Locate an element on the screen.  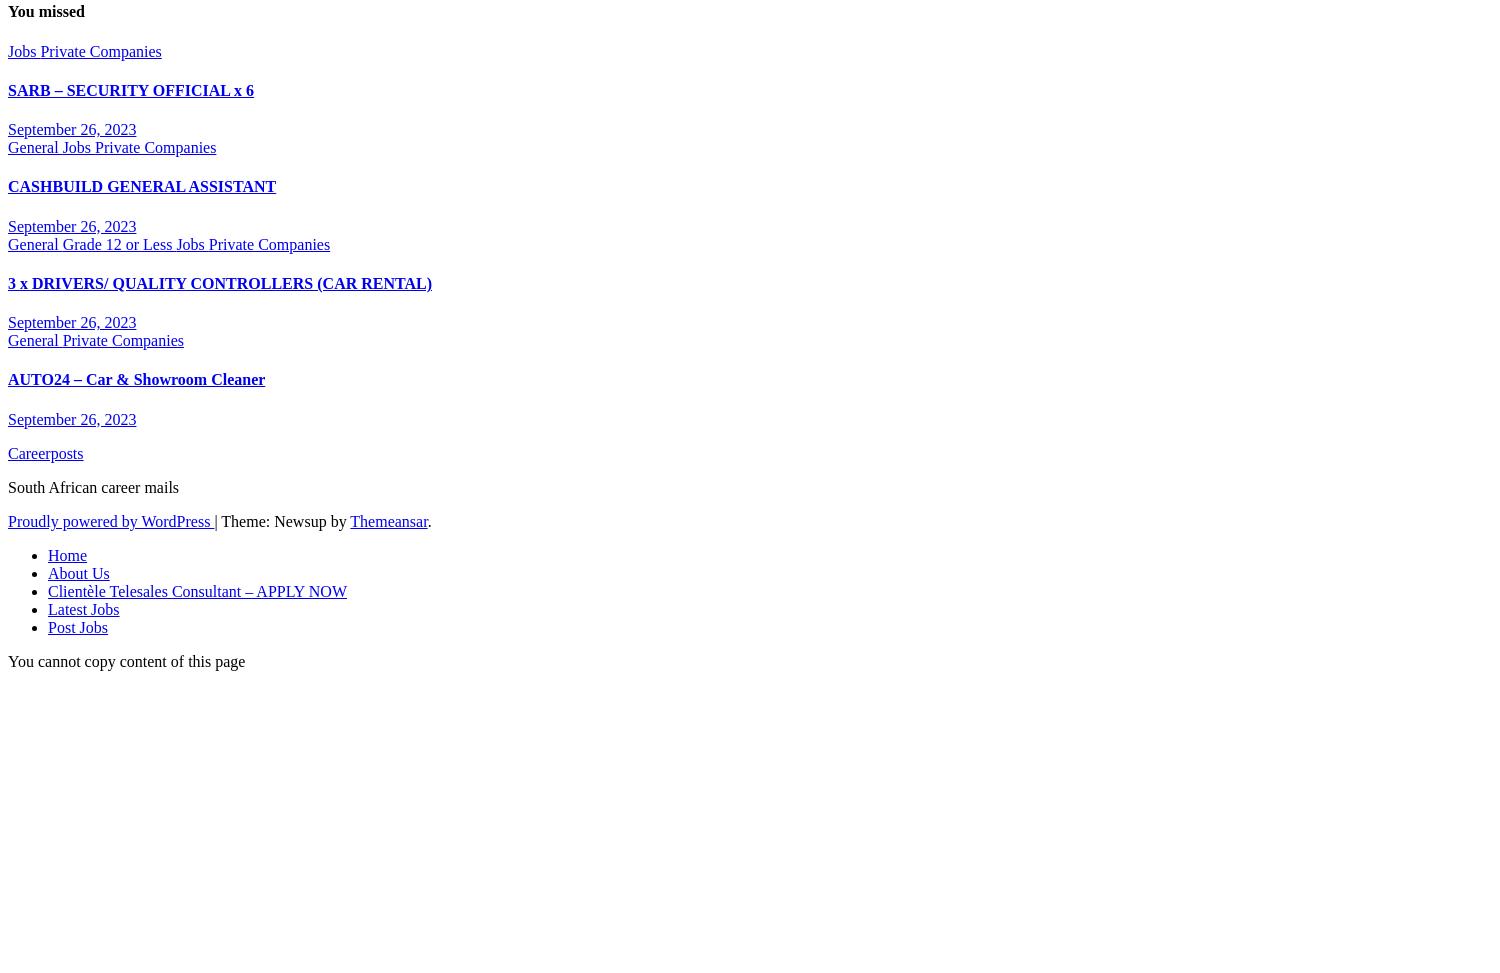
'South African career mails' is located at coordinates (7, 486).